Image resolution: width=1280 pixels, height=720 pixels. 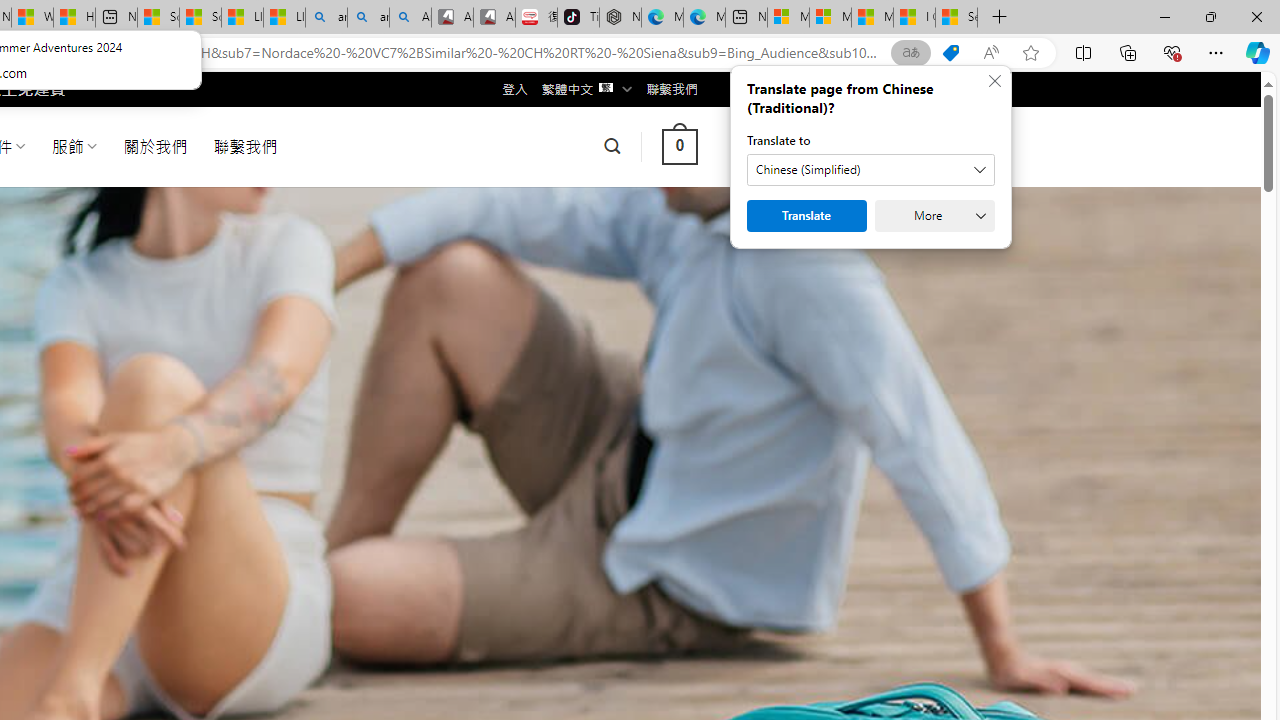 What do you see at coordinates (934, 216) in the screenshot?
I see `'More'` at bounding box center [934, 216].